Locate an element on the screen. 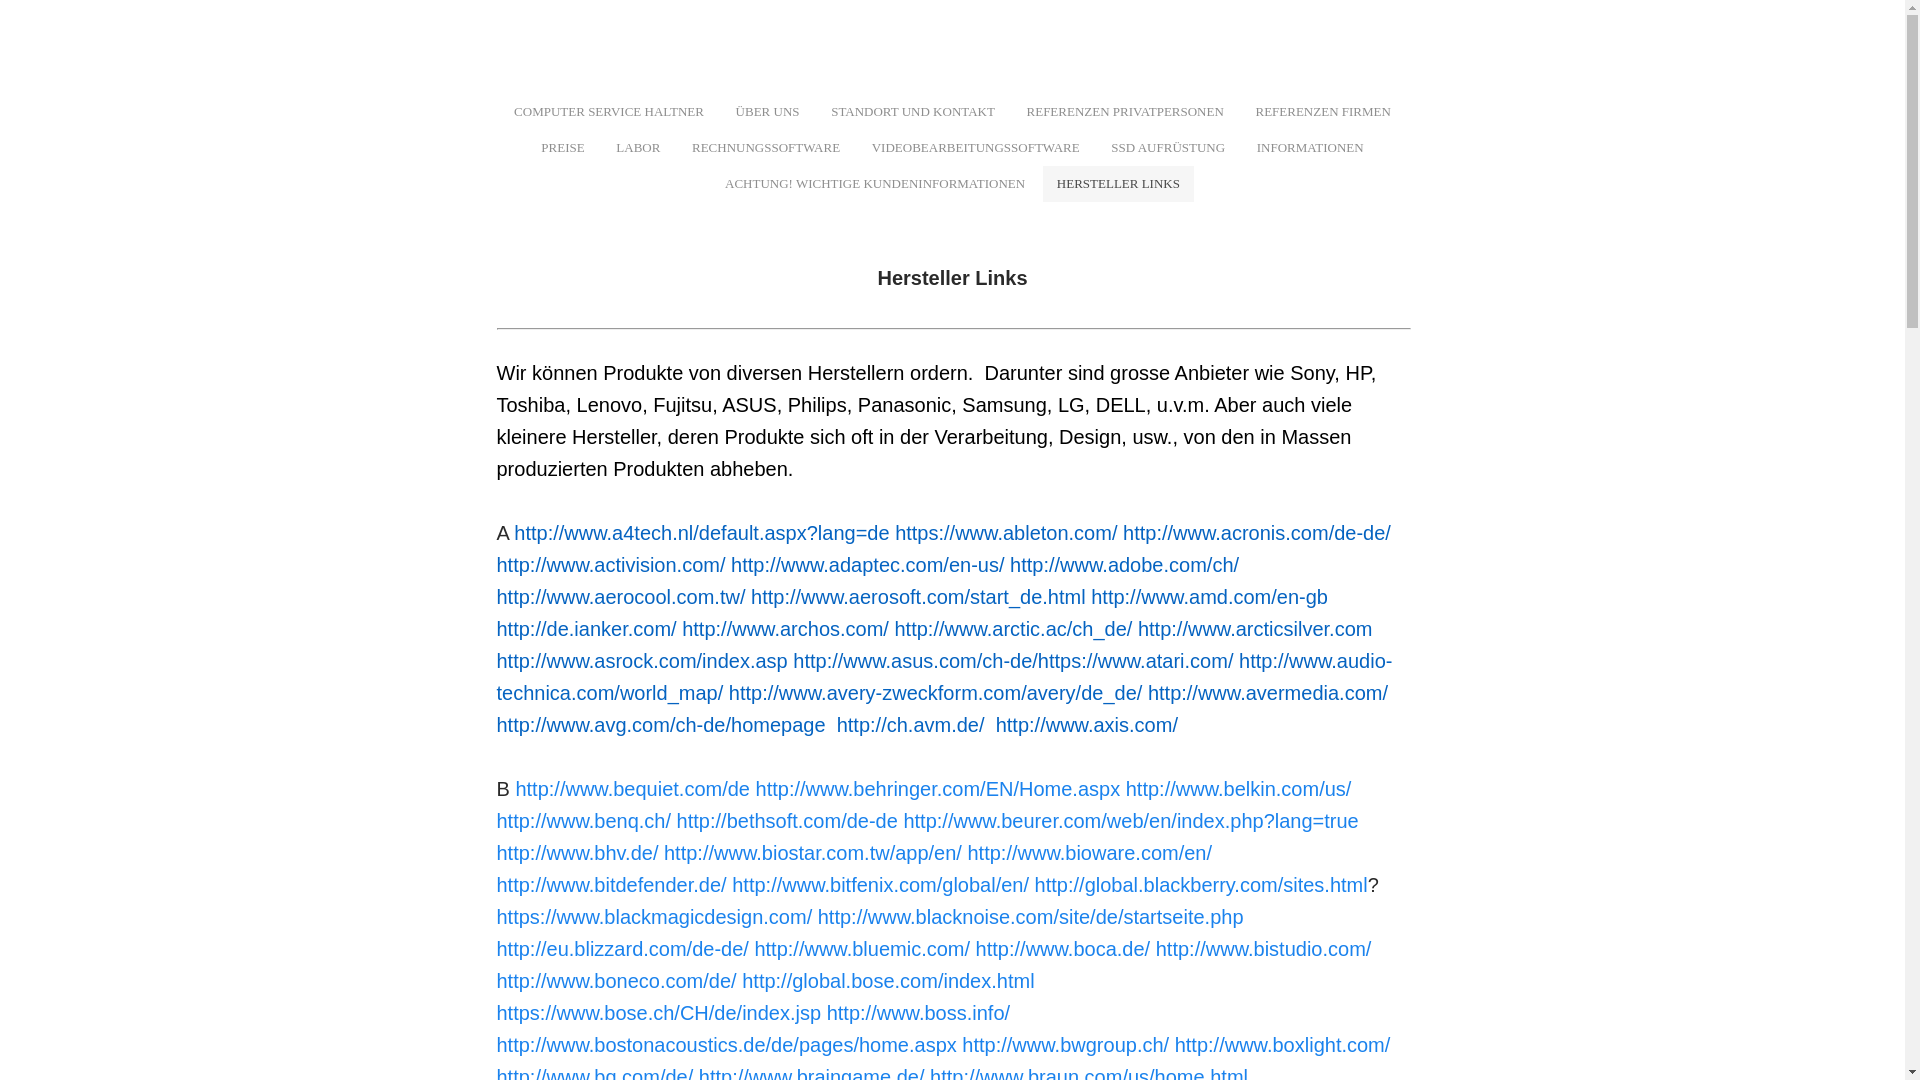 This screenshot has height=1080, width=1920. 'http://de.ianker.com/' is located at coordinates (495, 627).